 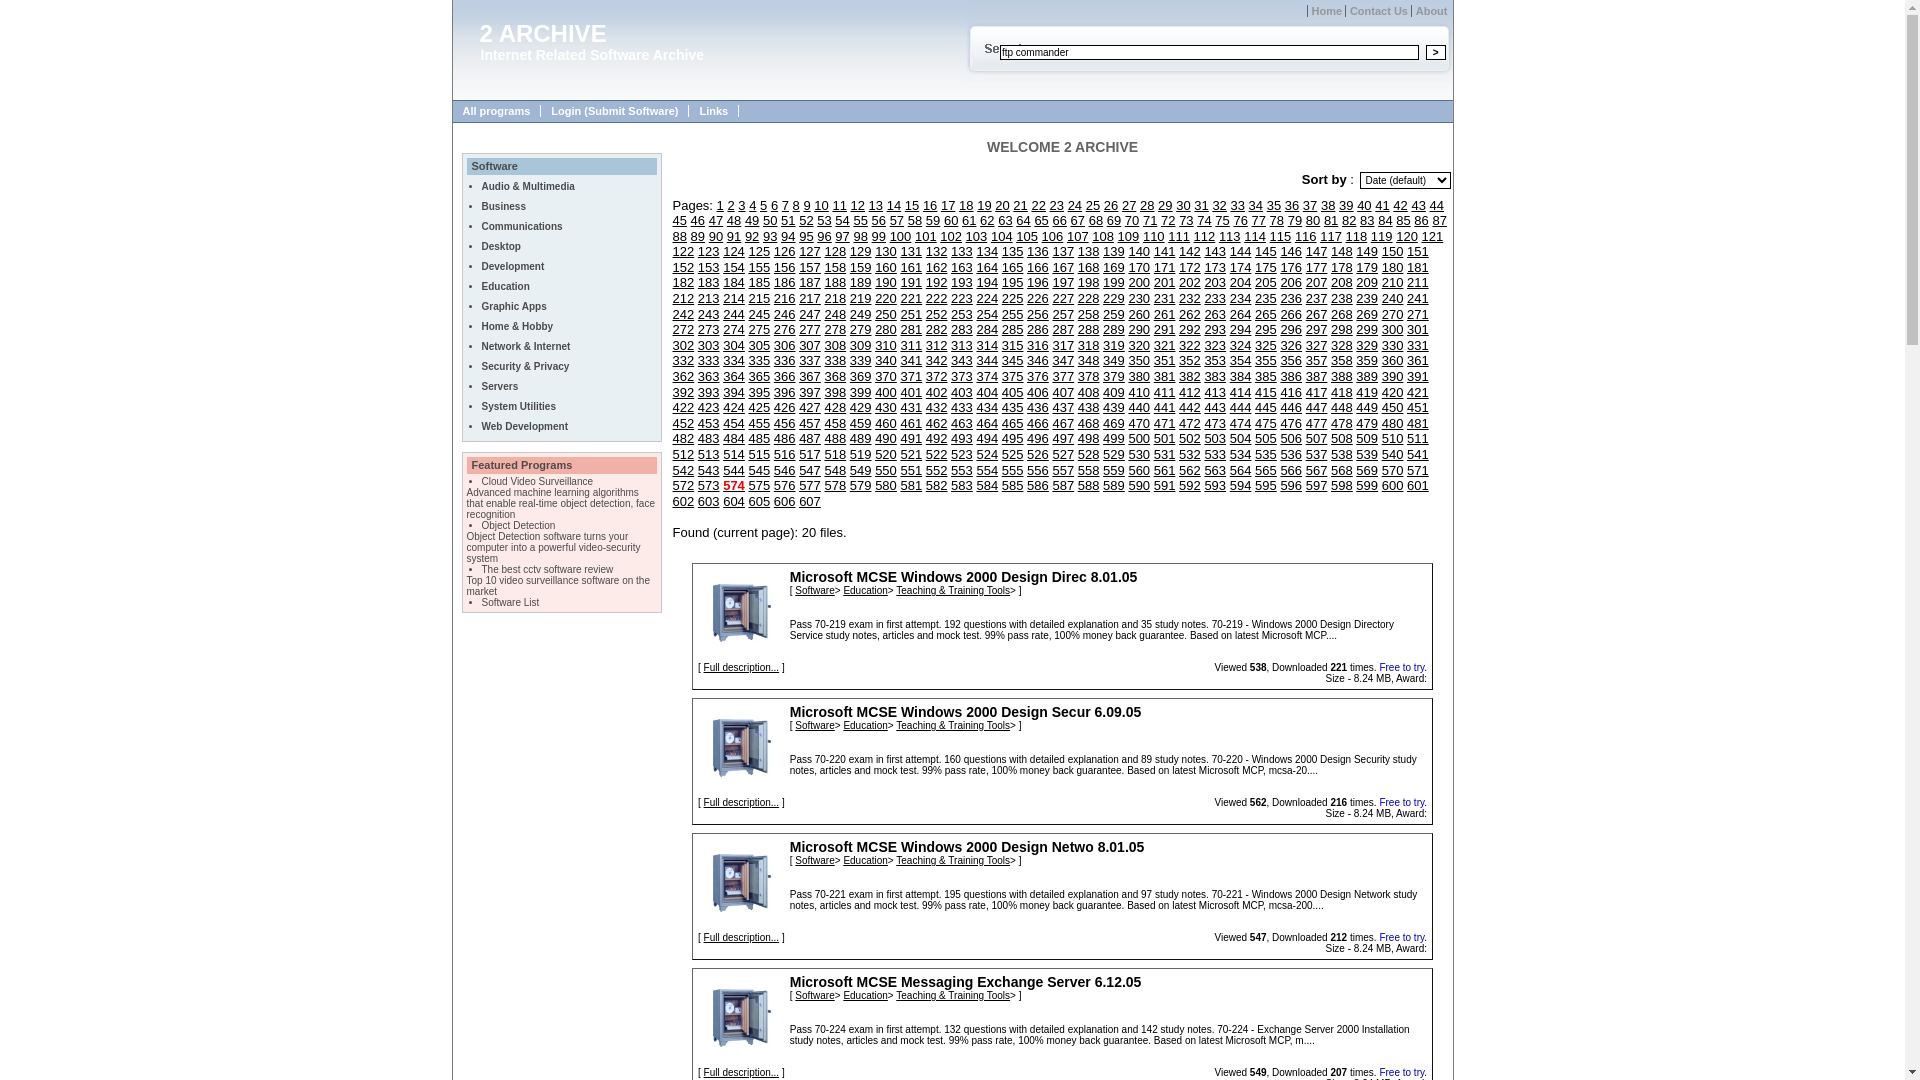 What do you see at coordinates (1027, 328) in the screenshot?
I see `'286'` at bounding box center [1027, 328].